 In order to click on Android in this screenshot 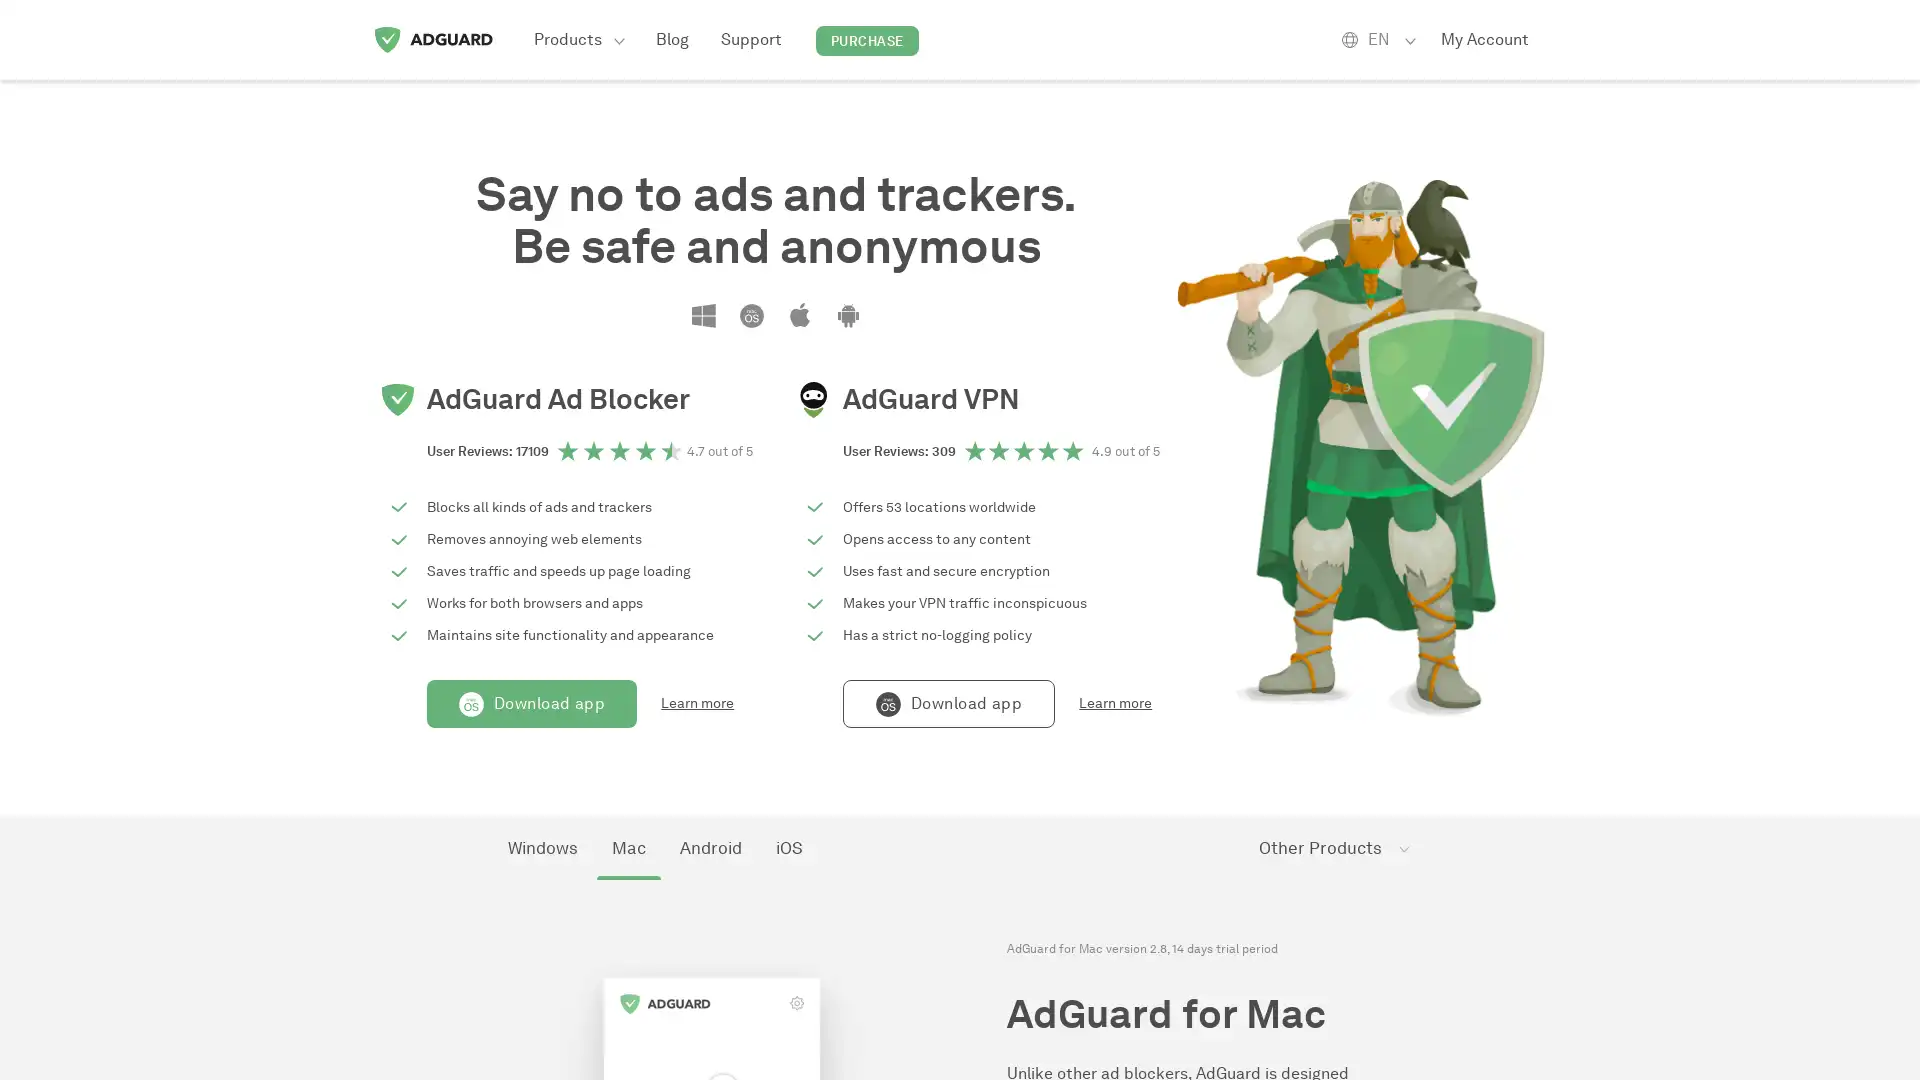, I will do `click(710, 848)`.